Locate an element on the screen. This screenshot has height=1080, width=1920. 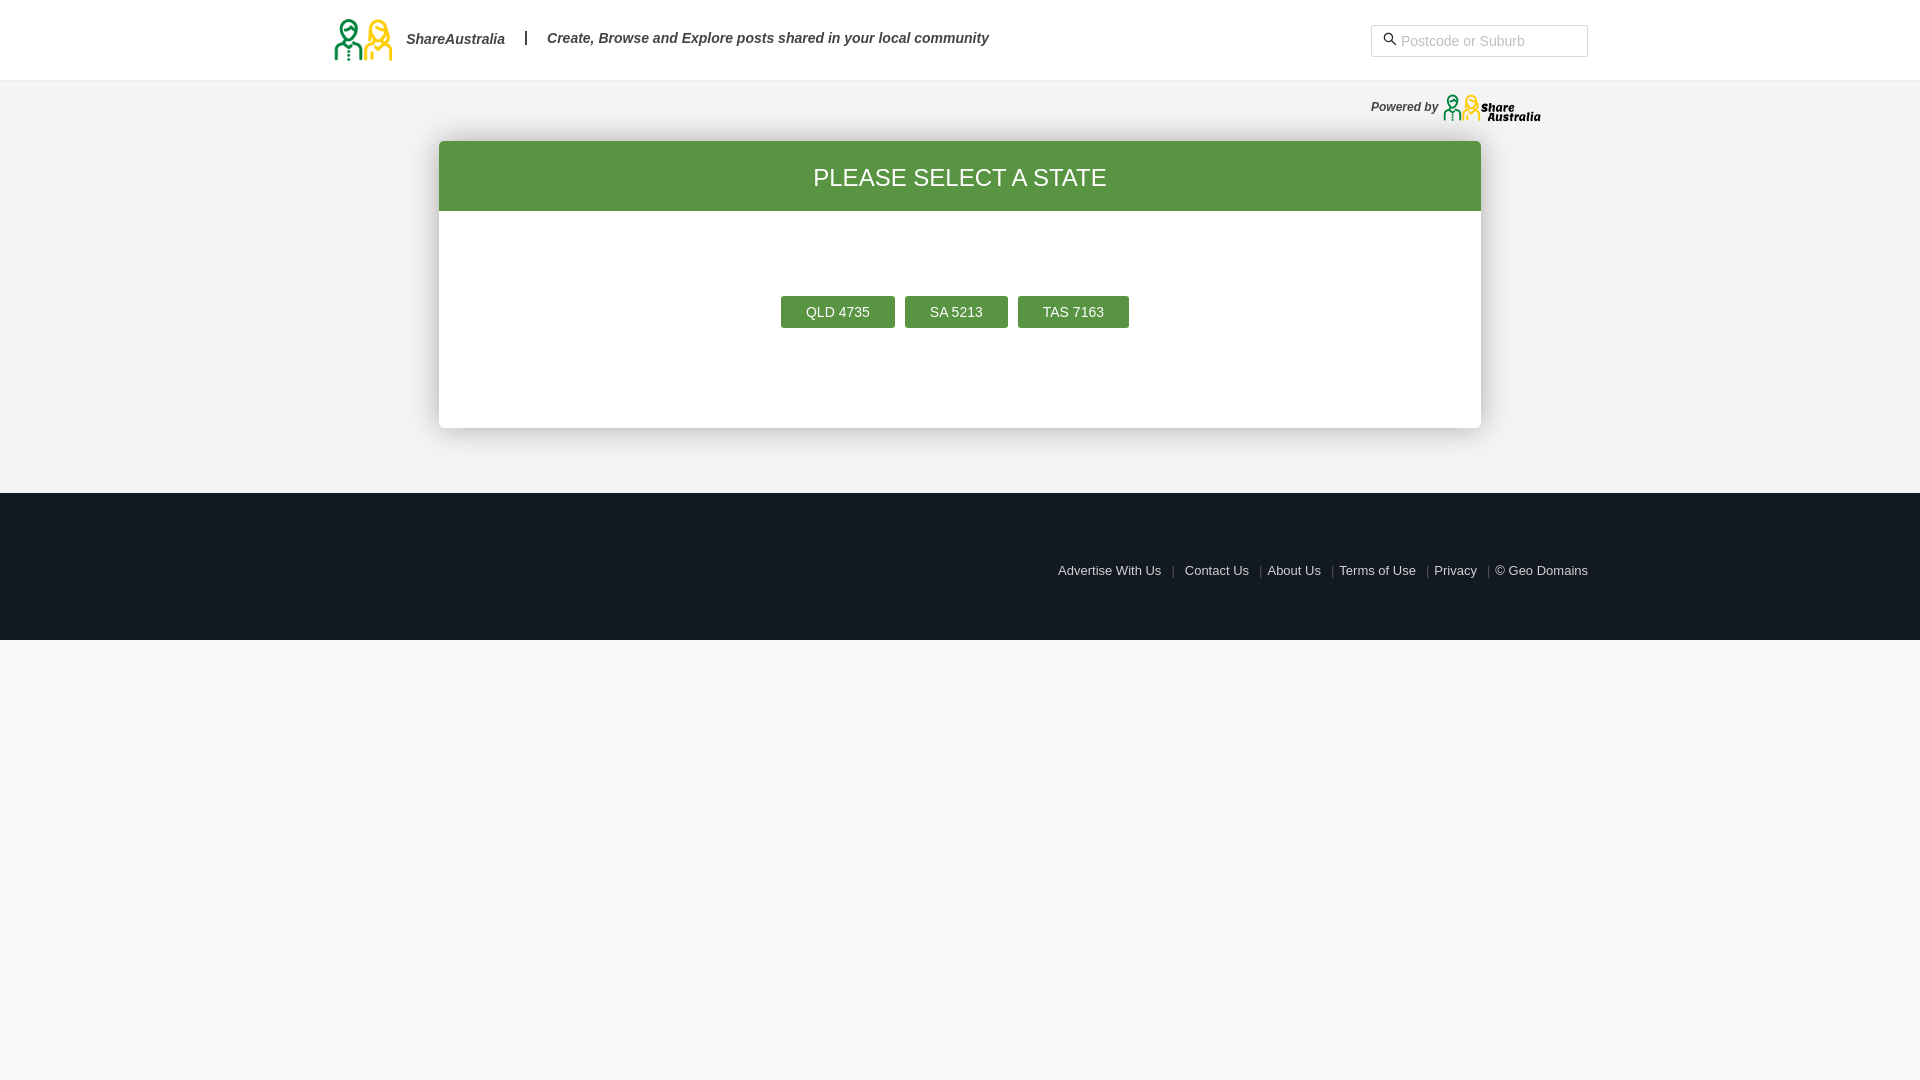
'Contact Us' is located at coordinates (1216, 570).